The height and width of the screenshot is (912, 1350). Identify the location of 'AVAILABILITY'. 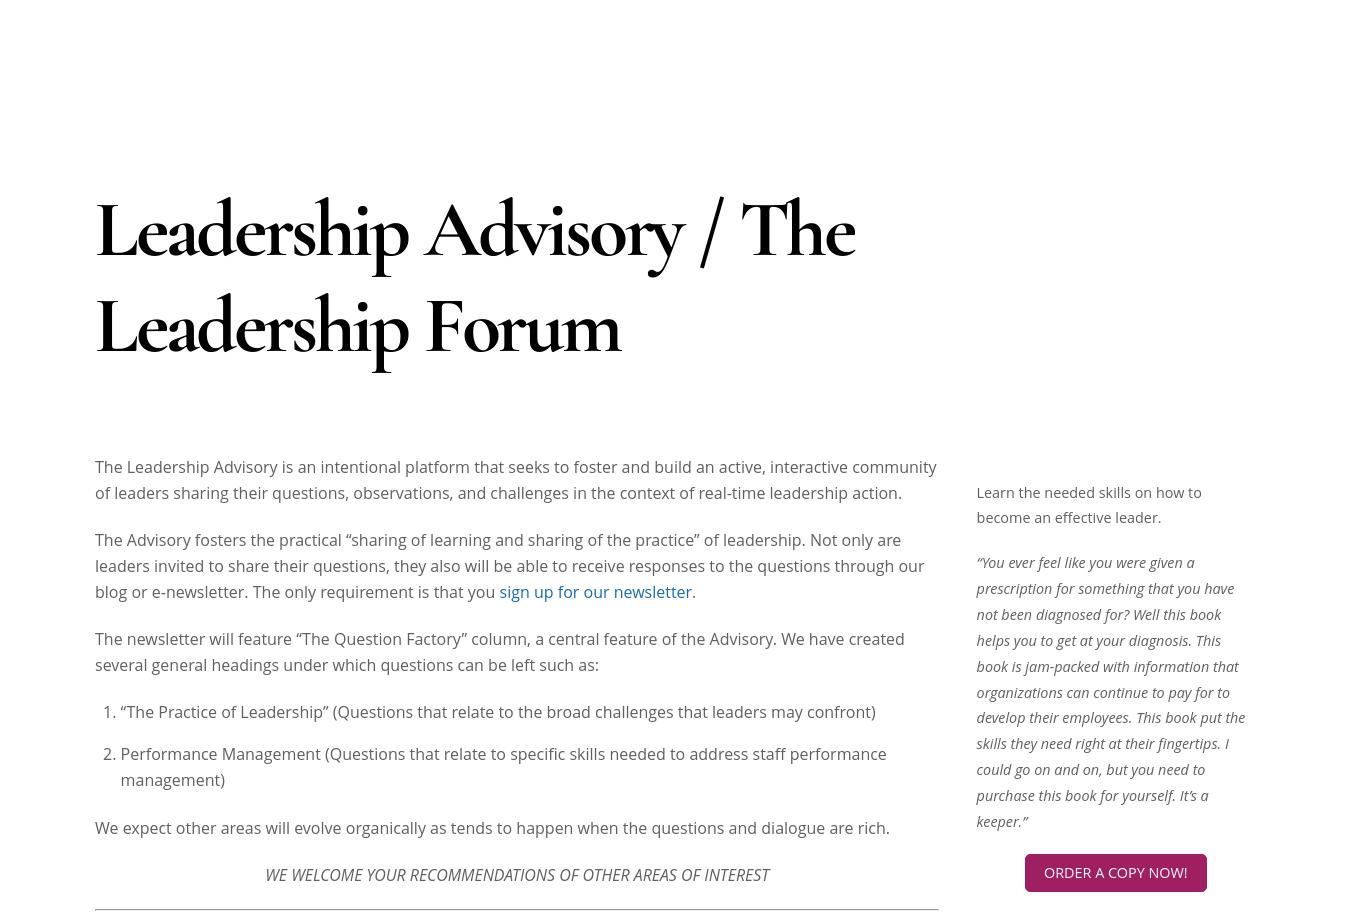
(975, 459).